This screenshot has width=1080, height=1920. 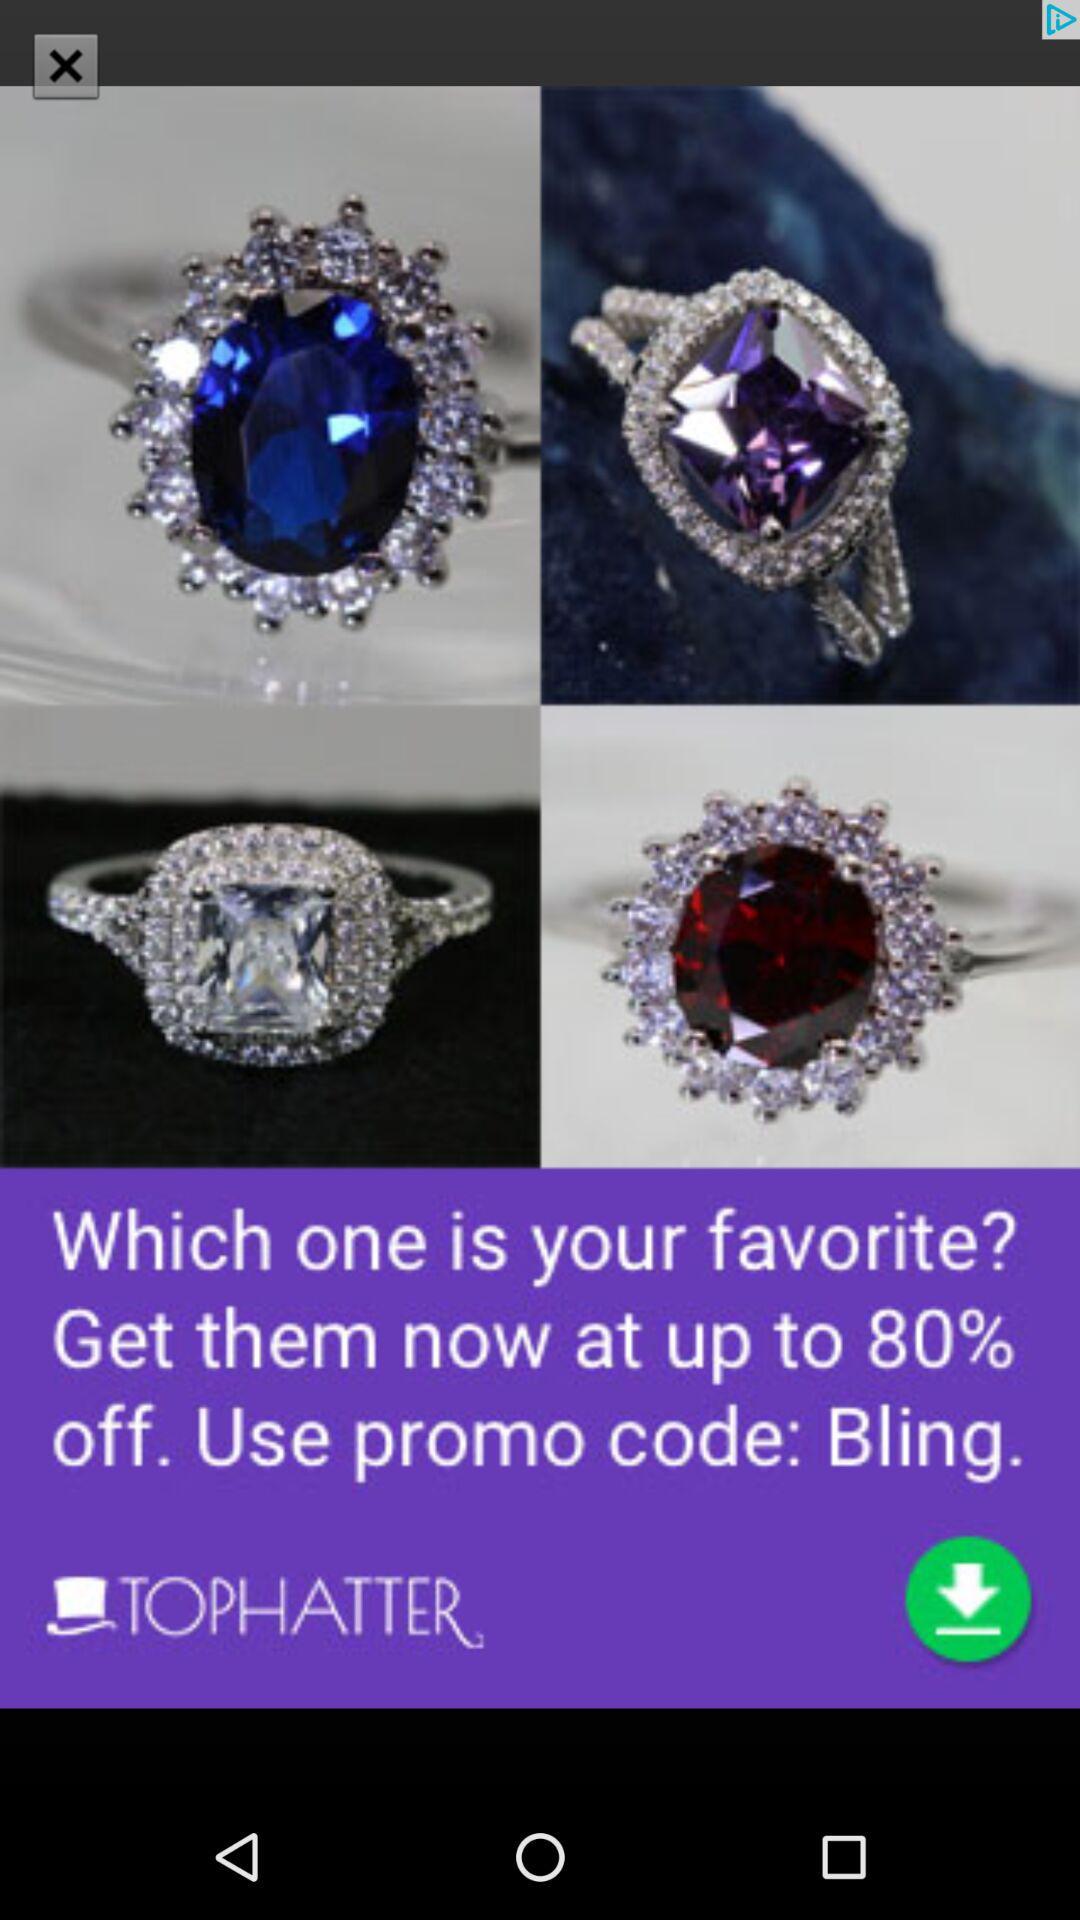 What do you see at coordinates (64, 70) in the screenshot?
I see `the close icon` at bounding box center [64, 70].